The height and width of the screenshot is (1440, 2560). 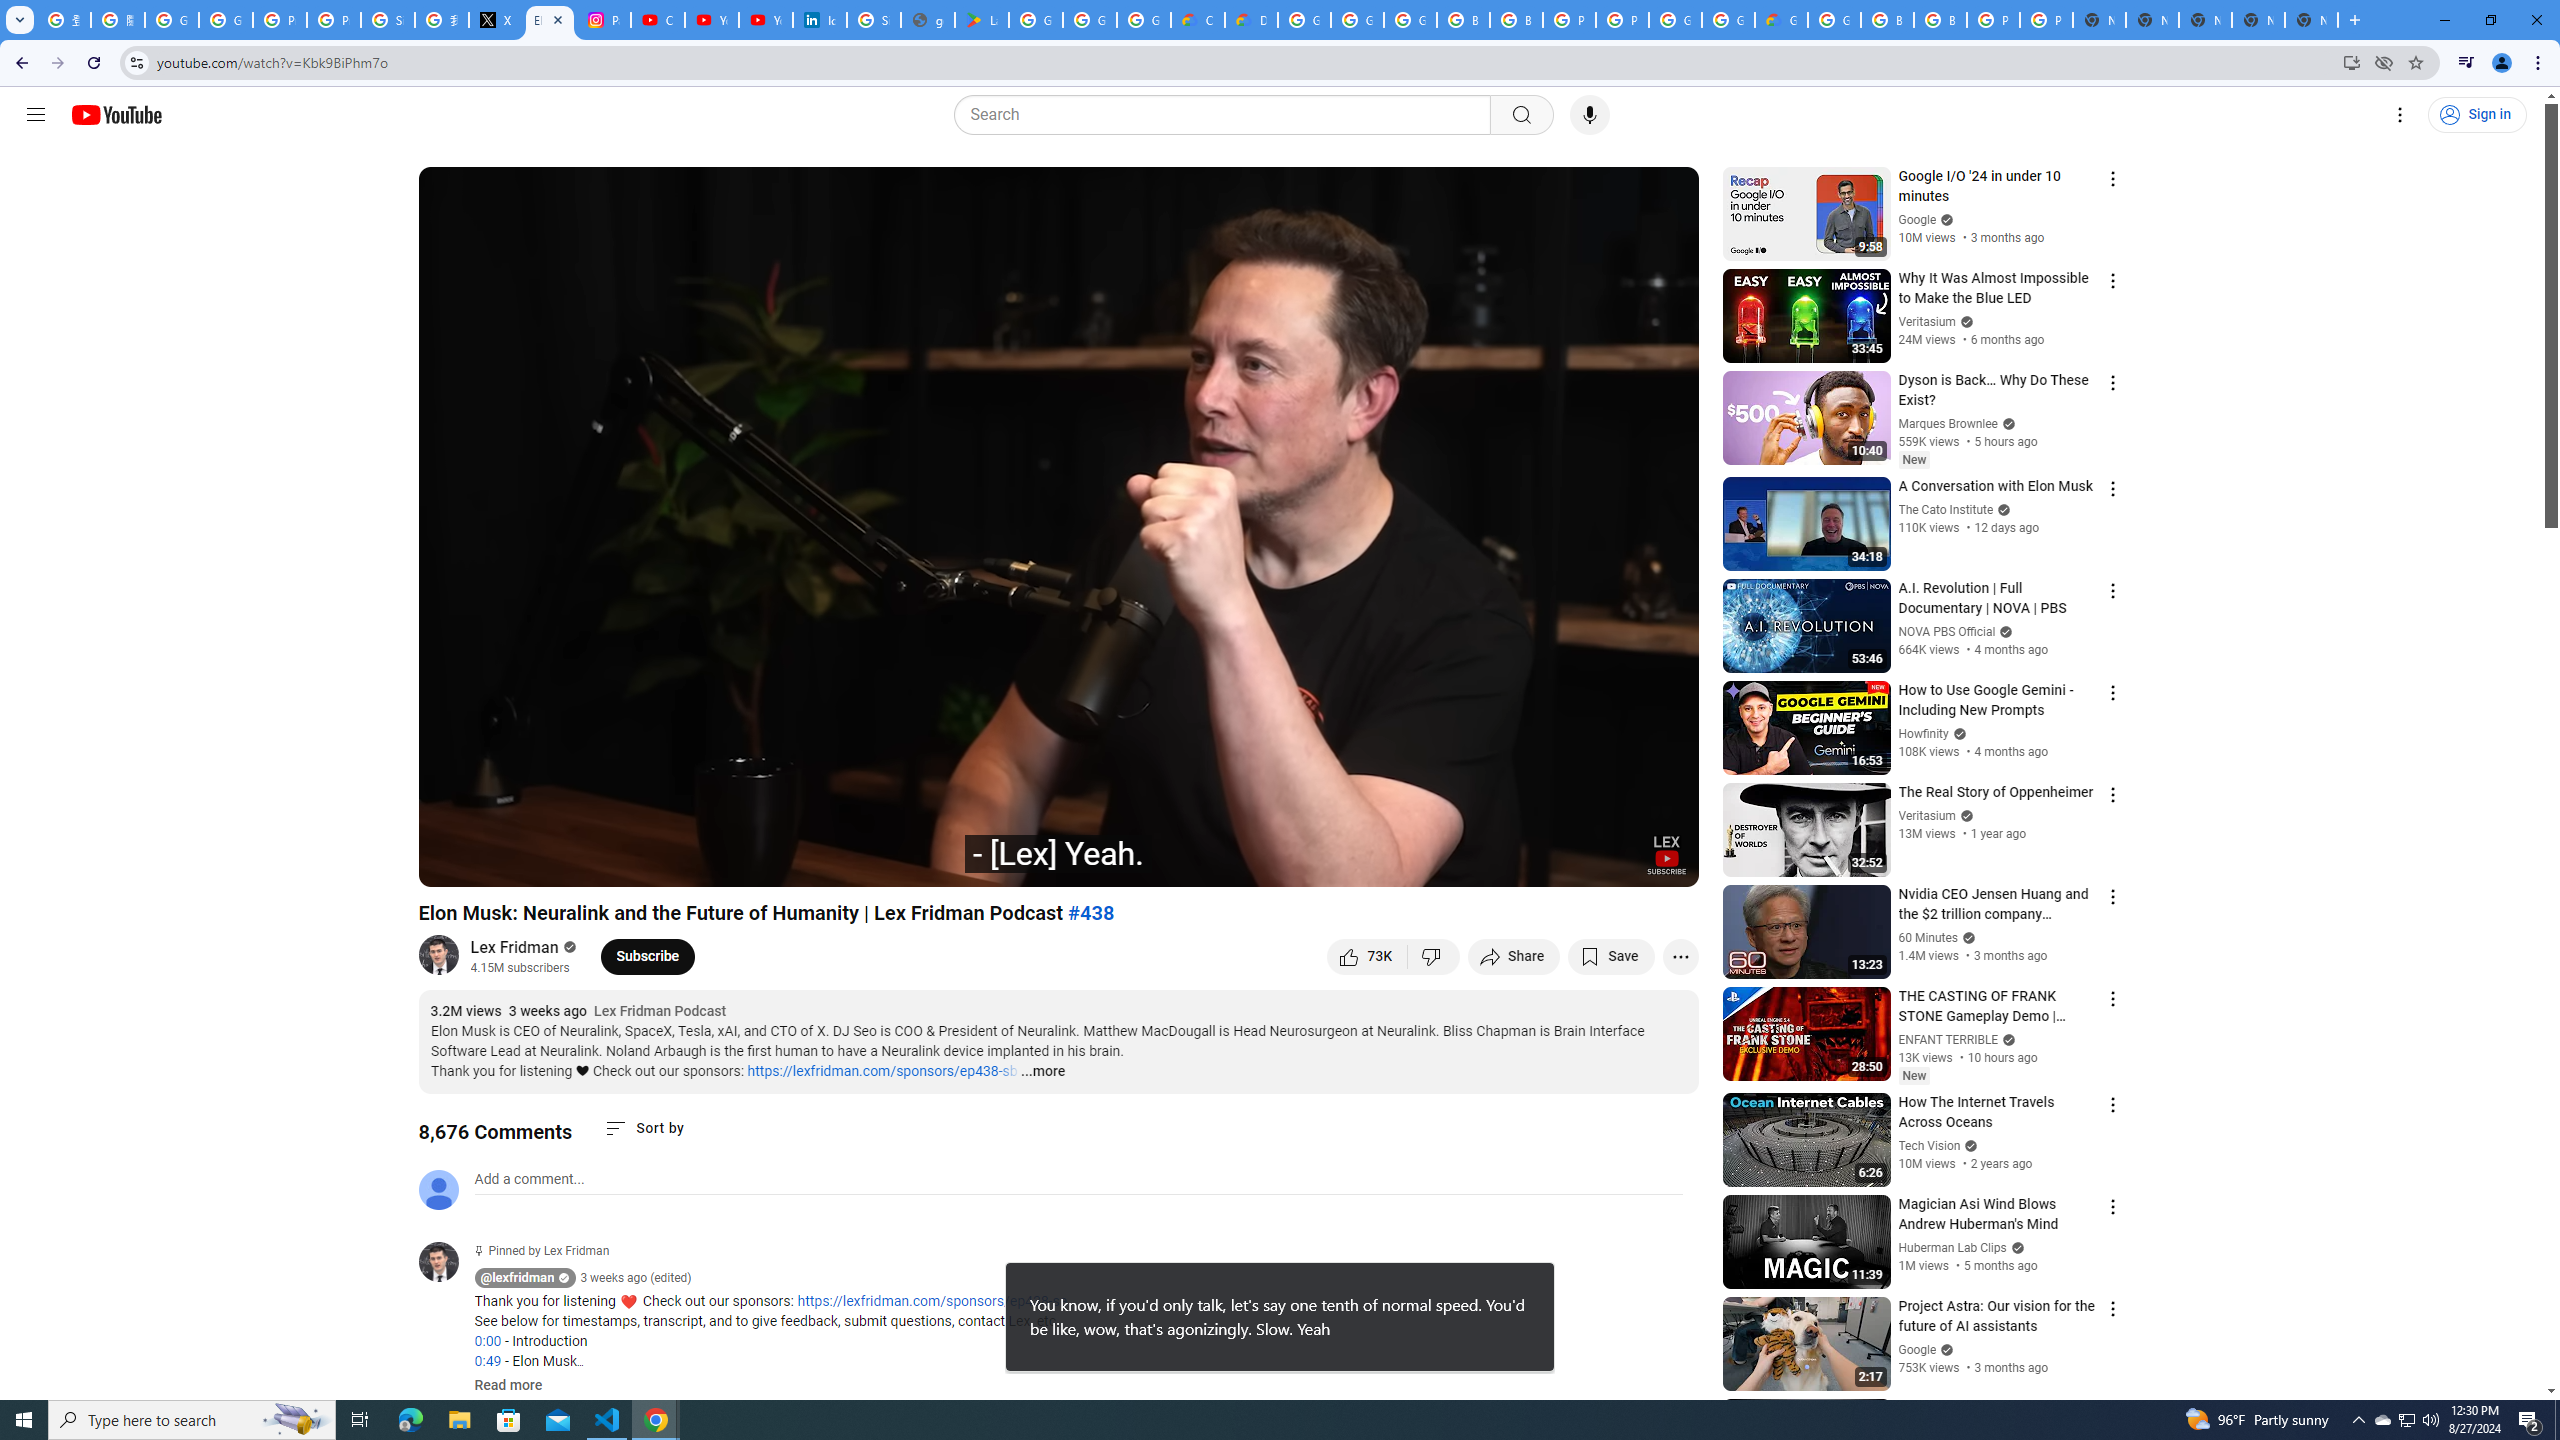 I want to click on 'https://lexfridman.com/sponsors/ep438-sb', so click(x=882, y=1071).